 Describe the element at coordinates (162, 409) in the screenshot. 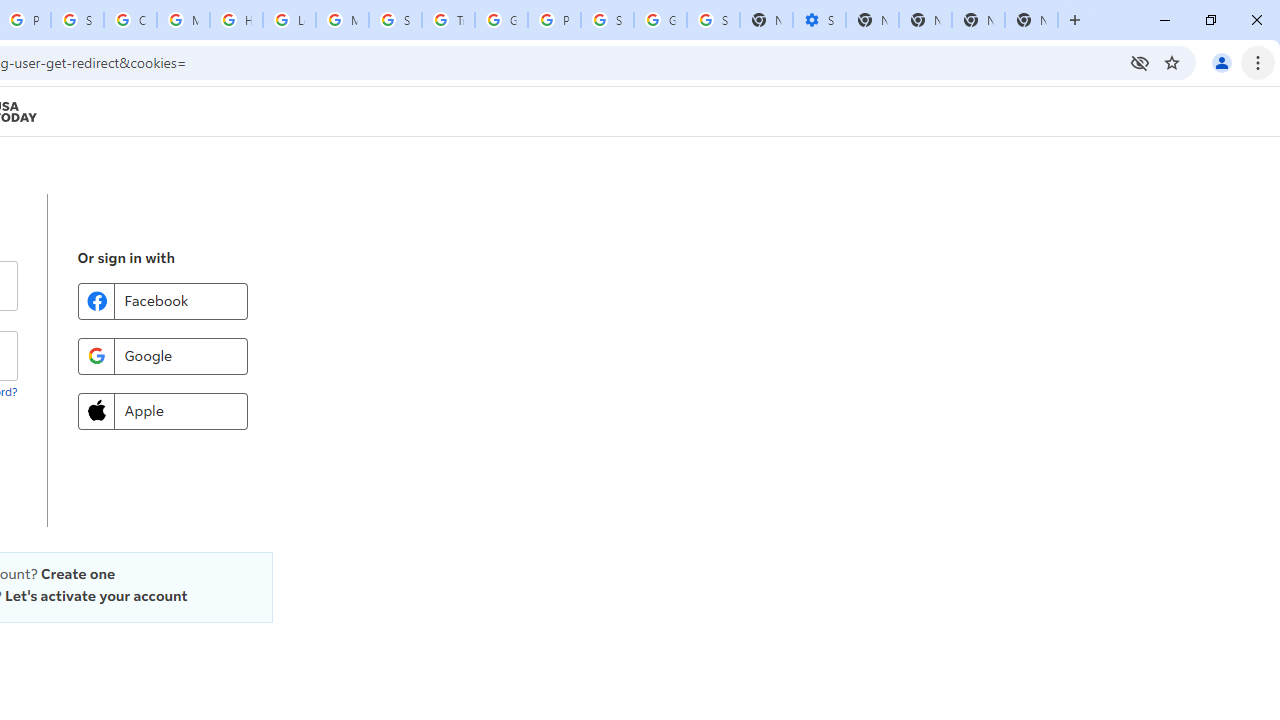

I see `'Apple'` at that location.